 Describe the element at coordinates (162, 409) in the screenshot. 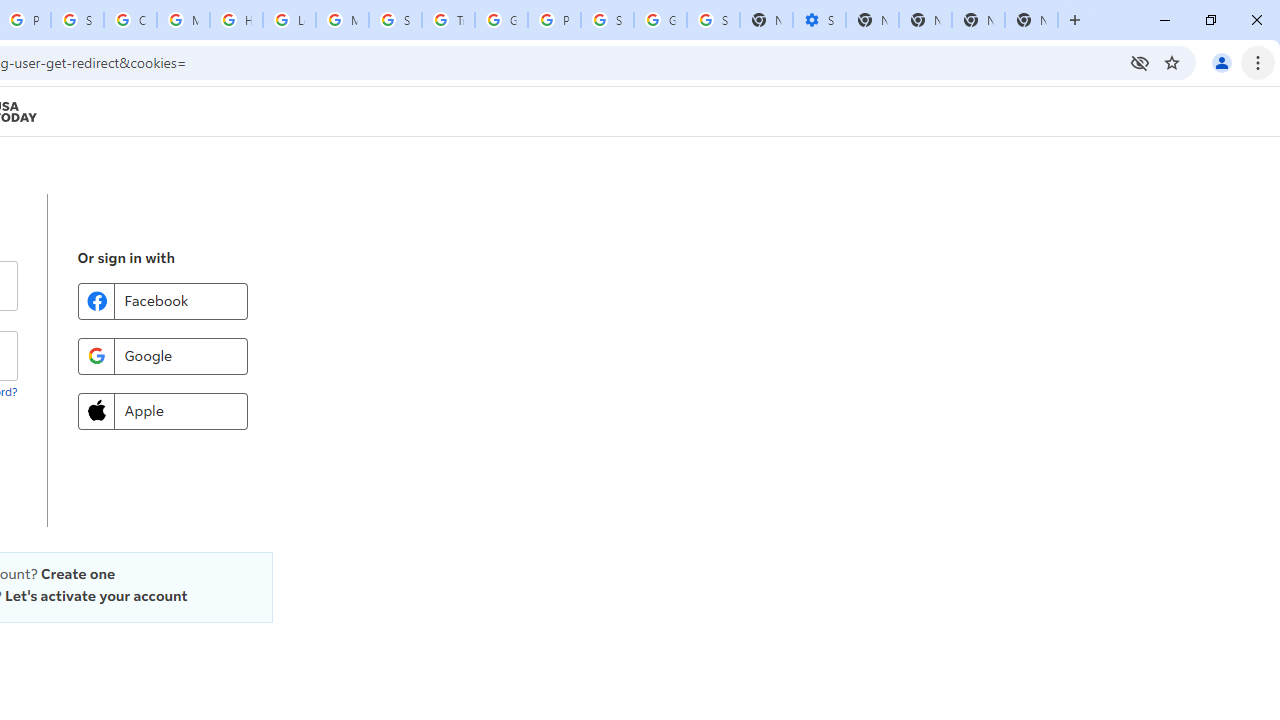

I see `'Apple'` at that location.